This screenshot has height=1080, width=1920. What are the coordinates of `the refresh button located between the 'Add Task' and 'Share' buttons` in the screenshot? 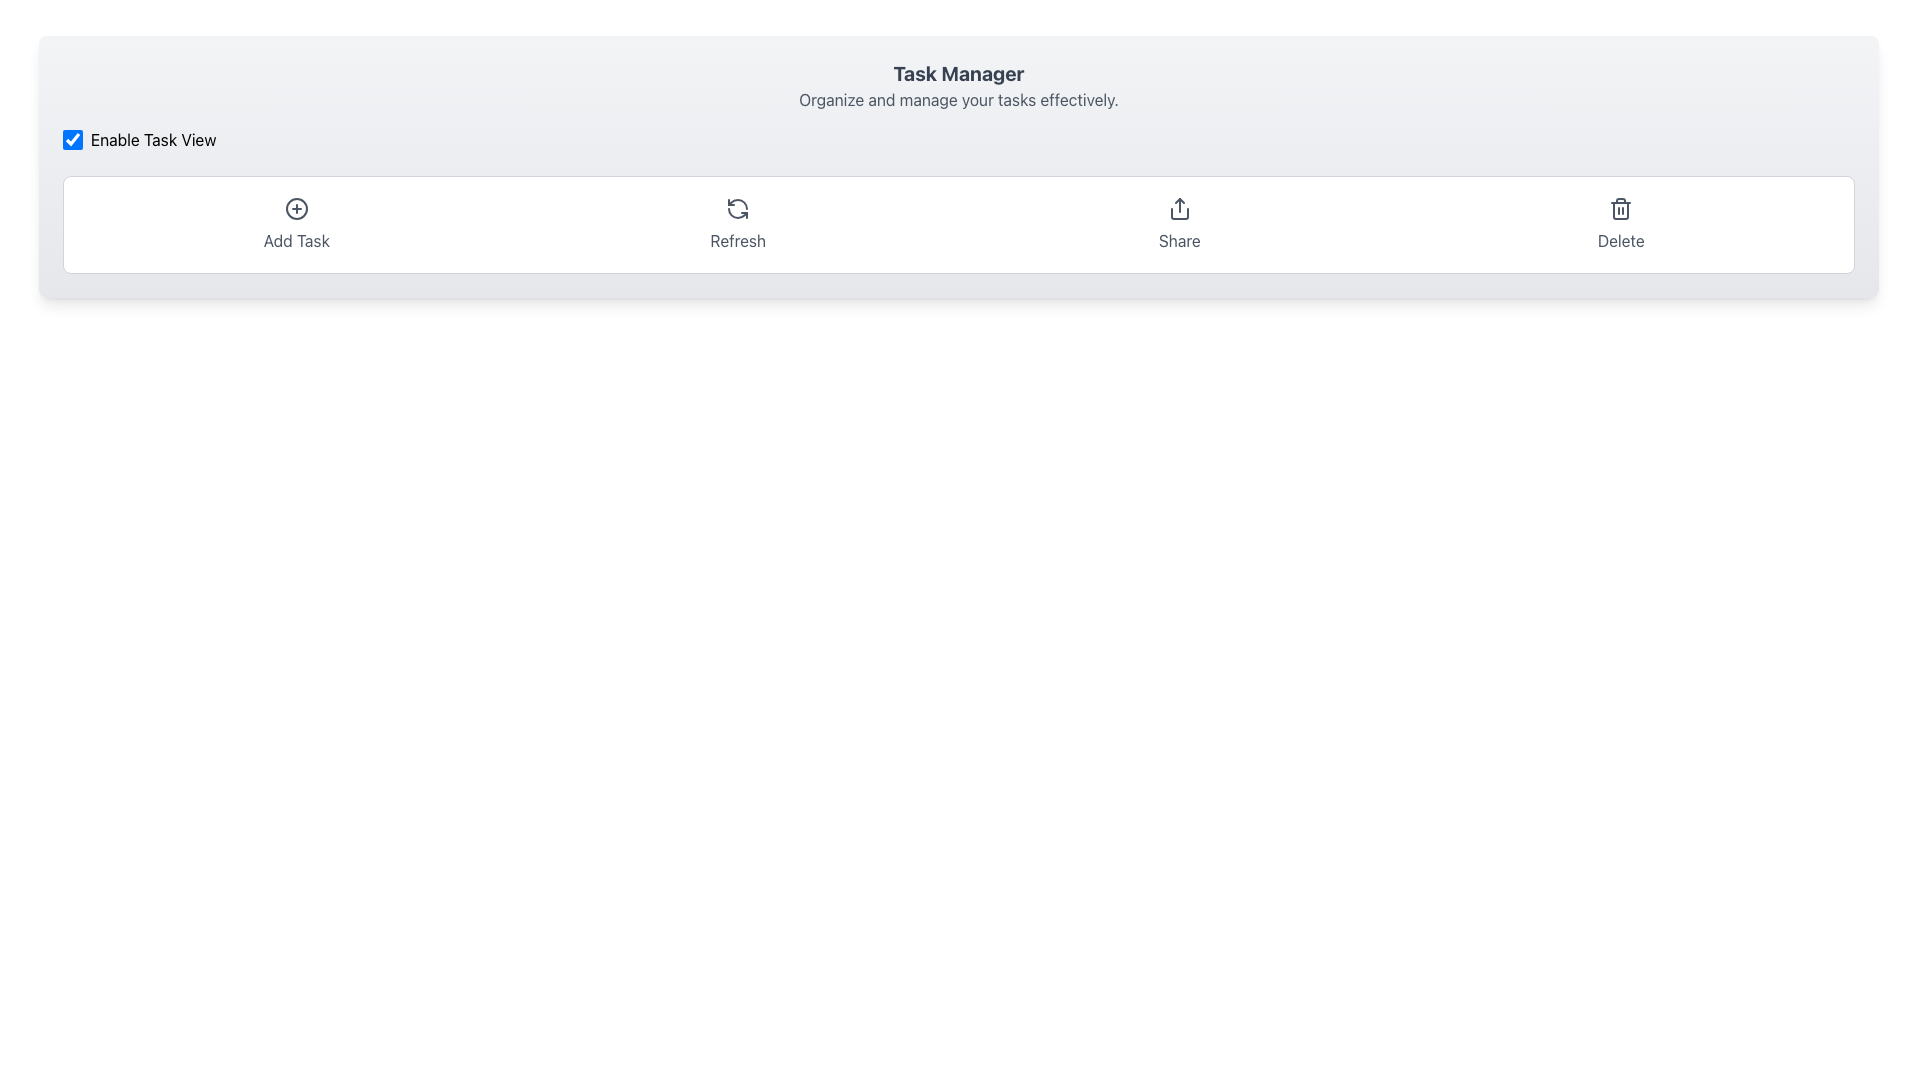 It's located at (737, 224).